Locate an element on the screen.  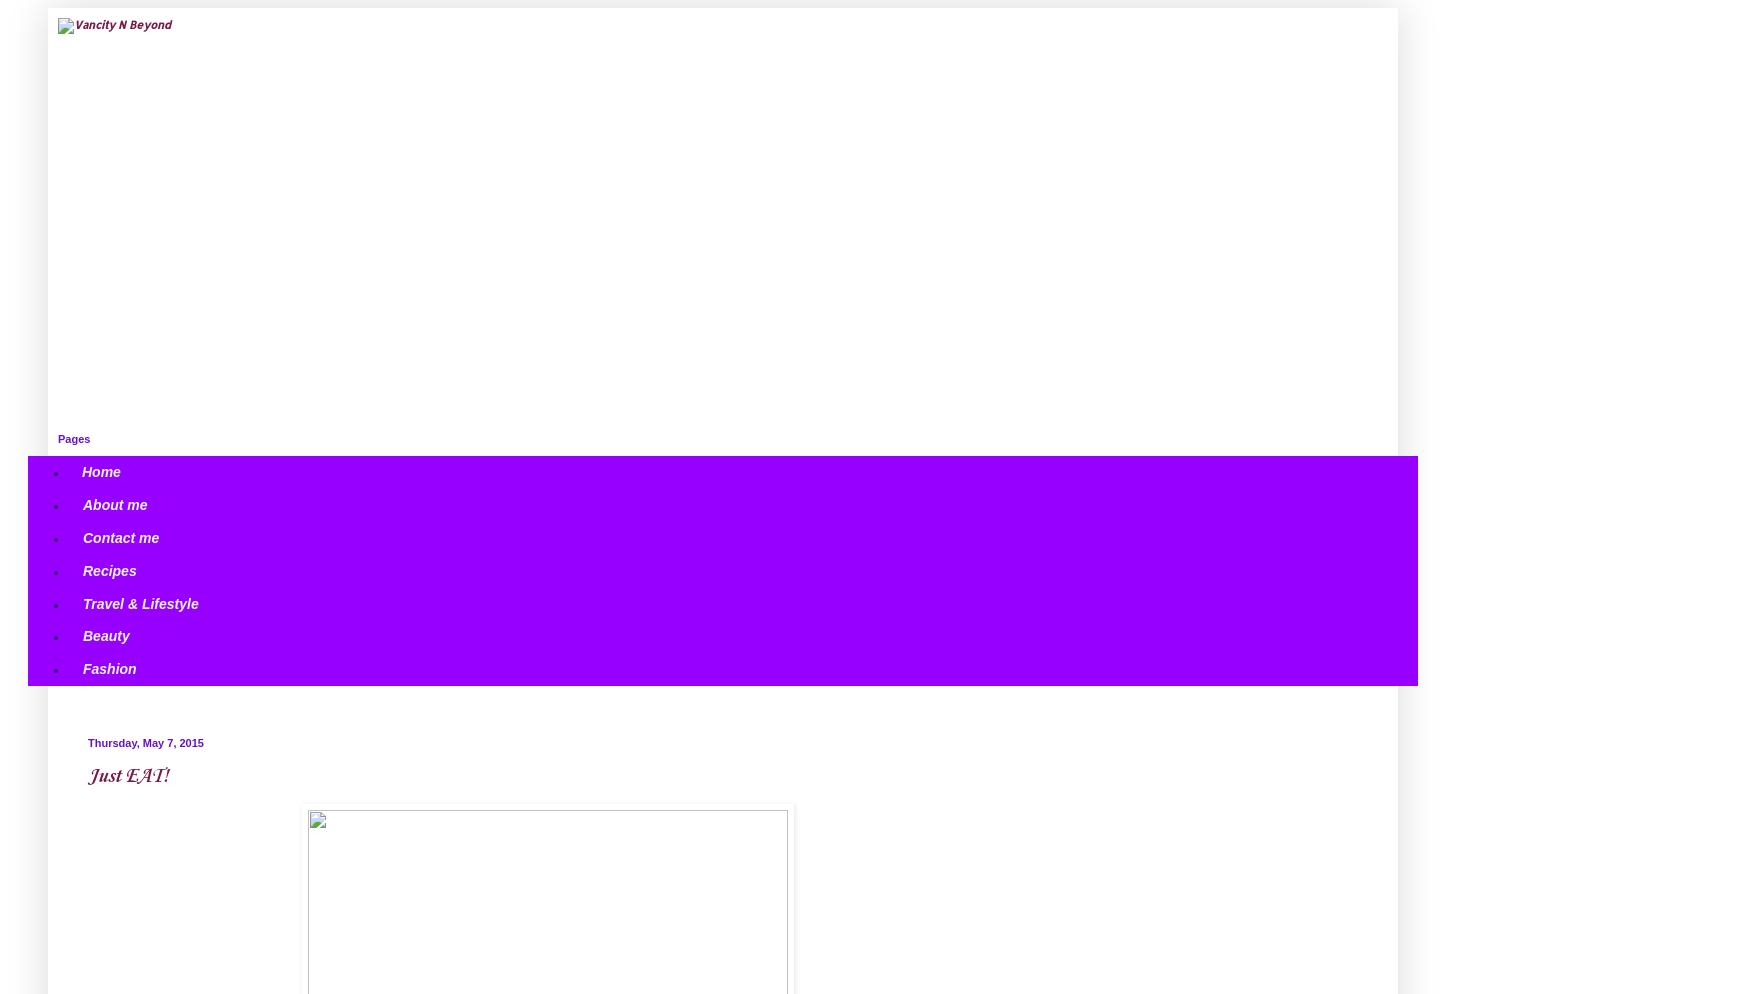
'Just EAT!' is located at coordinates (127, 776).